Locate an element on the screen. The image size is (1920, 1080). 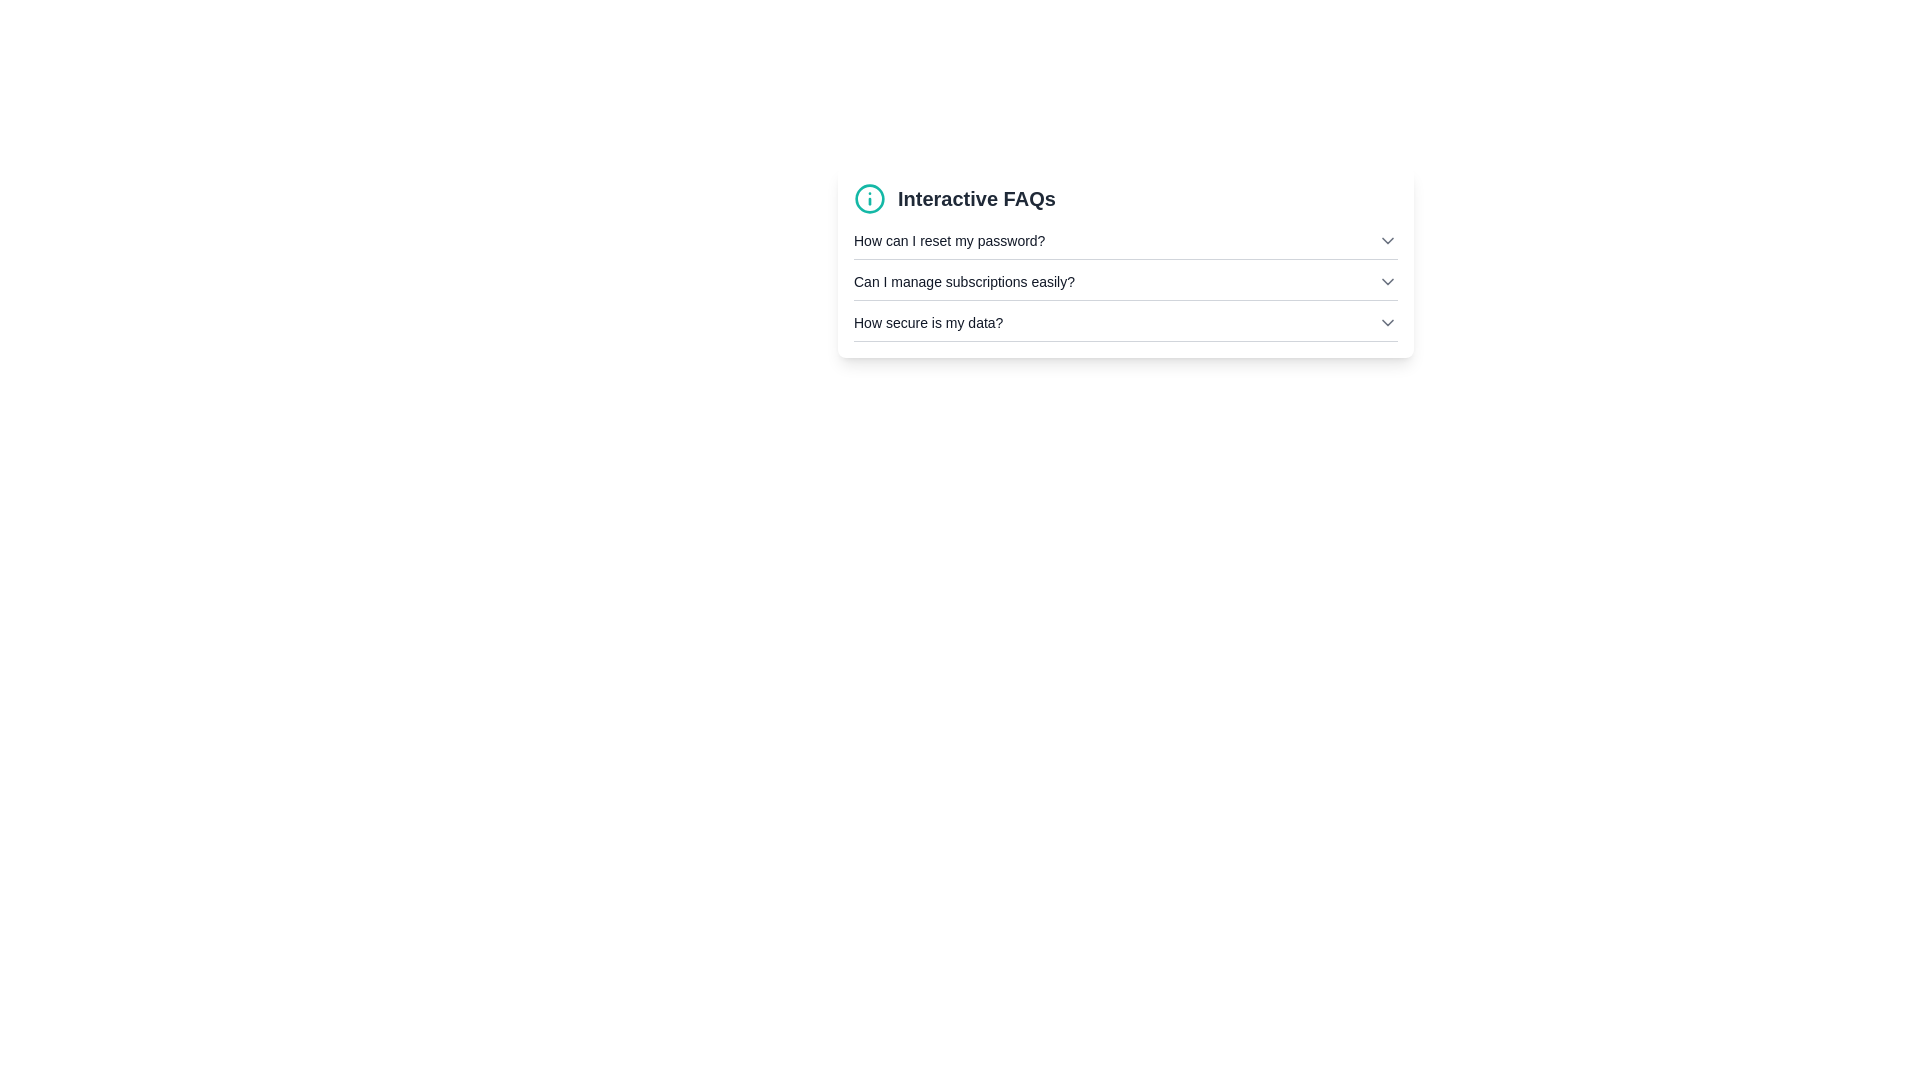
static text label representing a frequently asked question located at the top of the FAQ list section, positioned to the left of a downward-facing chevron icon is located at coordinates (948, 239).